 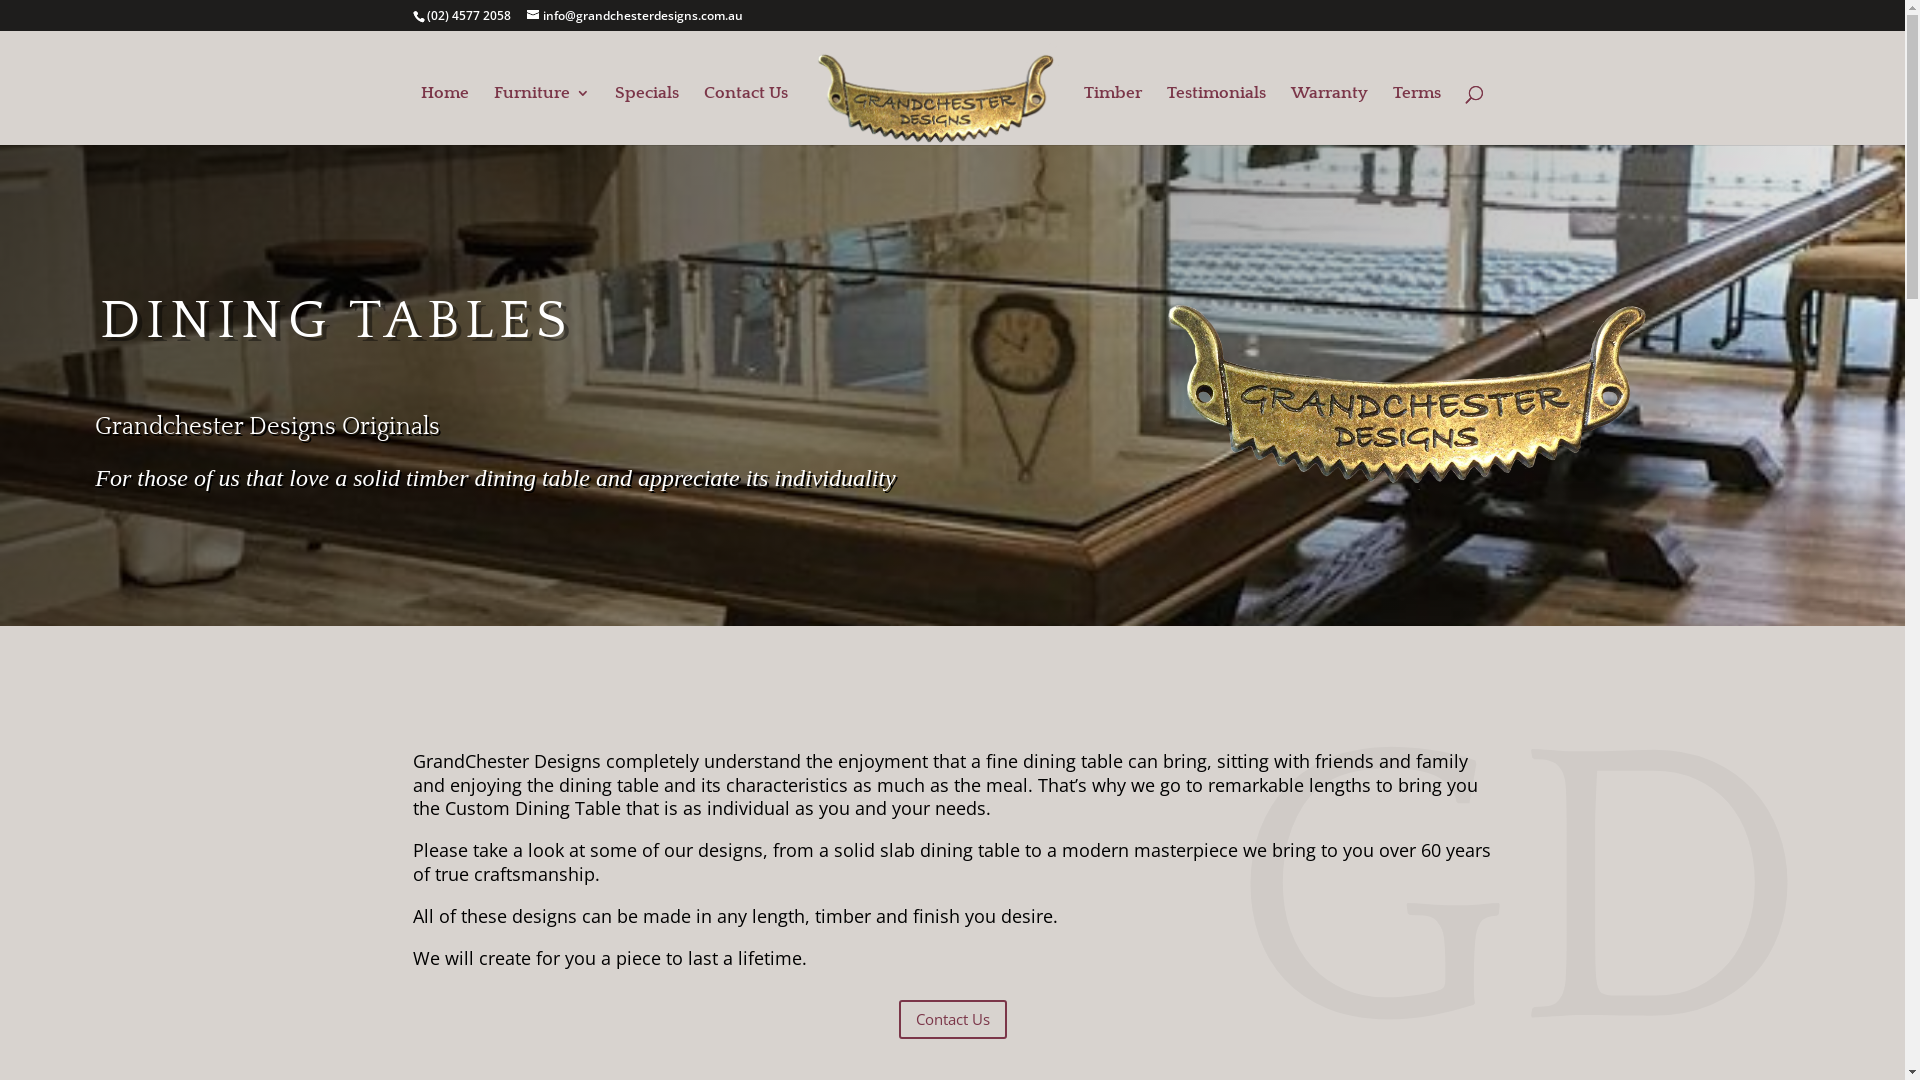 What do you see at coordinates (444, 115) in the screenshot?
I see `'Home'` at bounding box center [444, 115].